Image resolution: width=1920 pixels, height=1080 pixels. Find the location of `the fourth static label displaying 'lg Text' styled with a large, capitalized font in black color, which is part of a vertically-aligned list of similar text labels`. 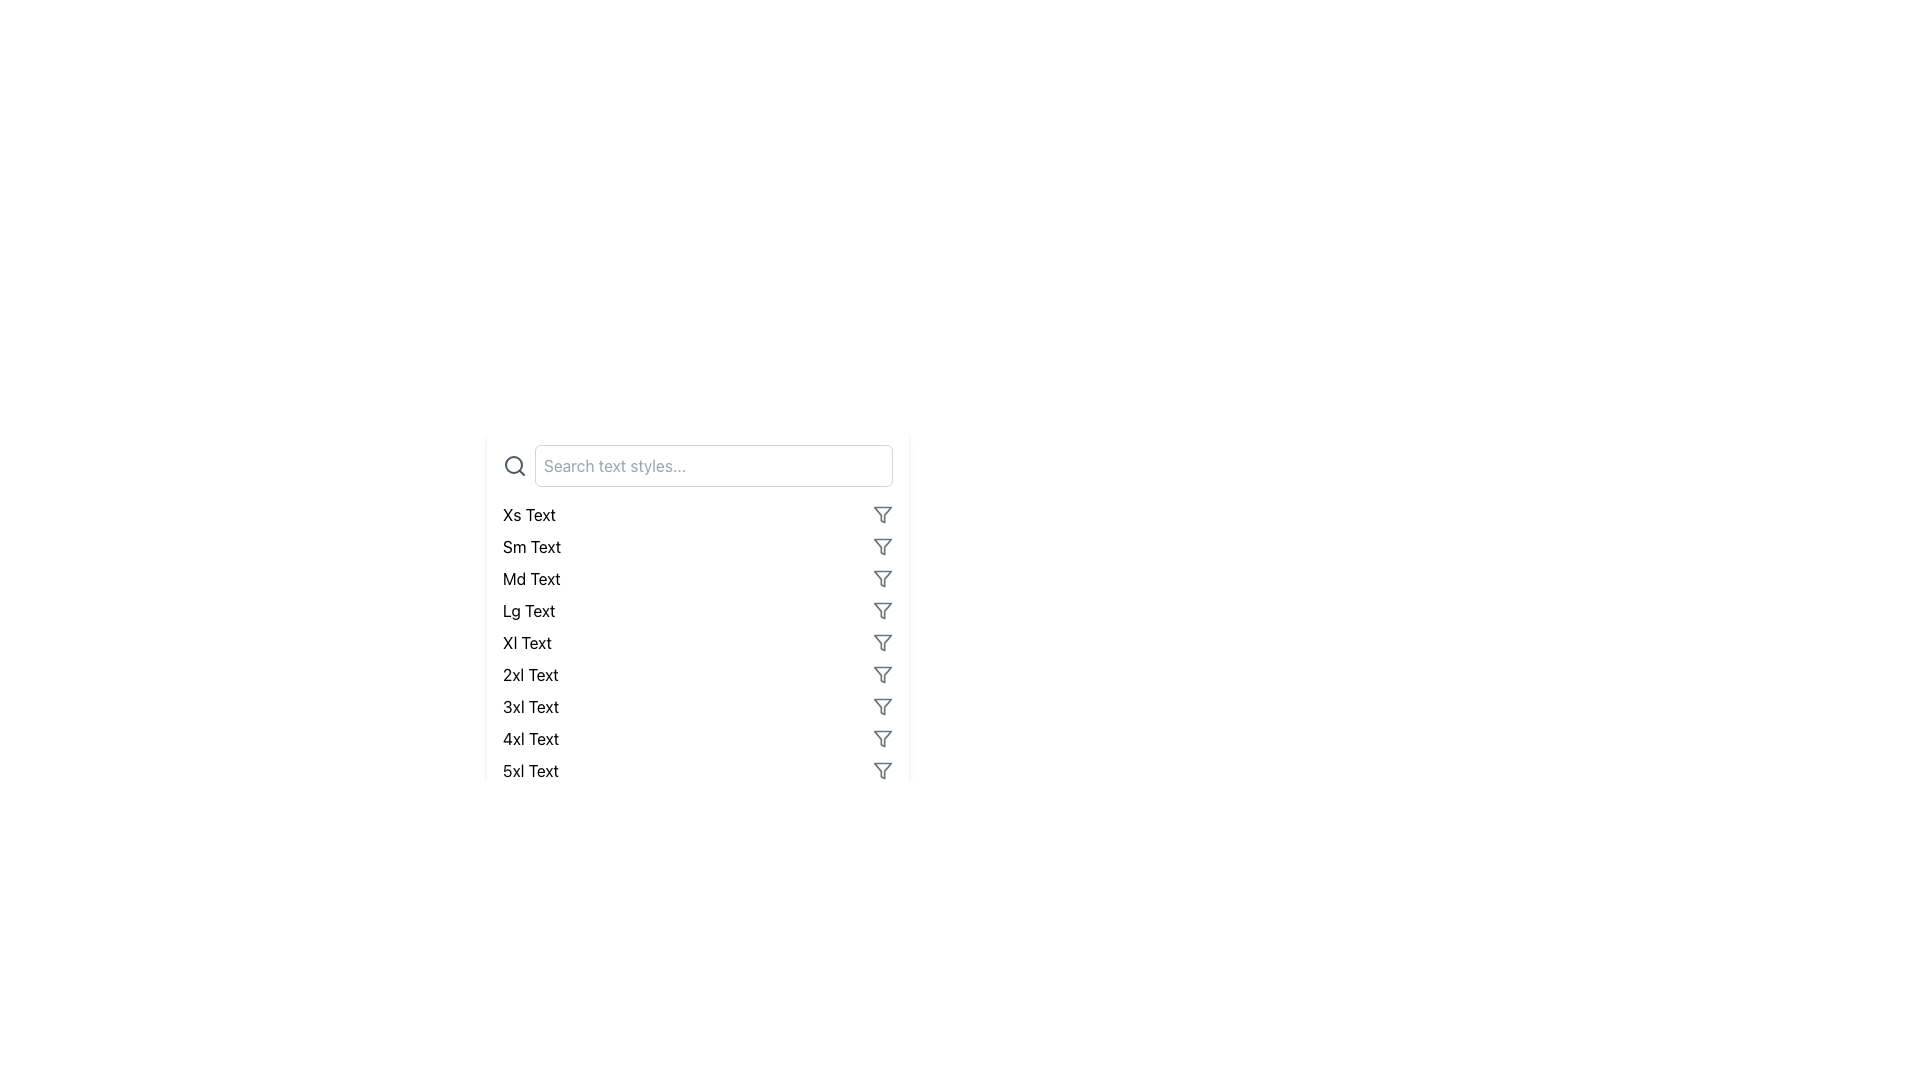

the fourth static label displaying 'lg Text' styled with a large, capitalized font in black color, which is part of a vertically-aligned list of similar text labels is located at coordinates (529, 609).